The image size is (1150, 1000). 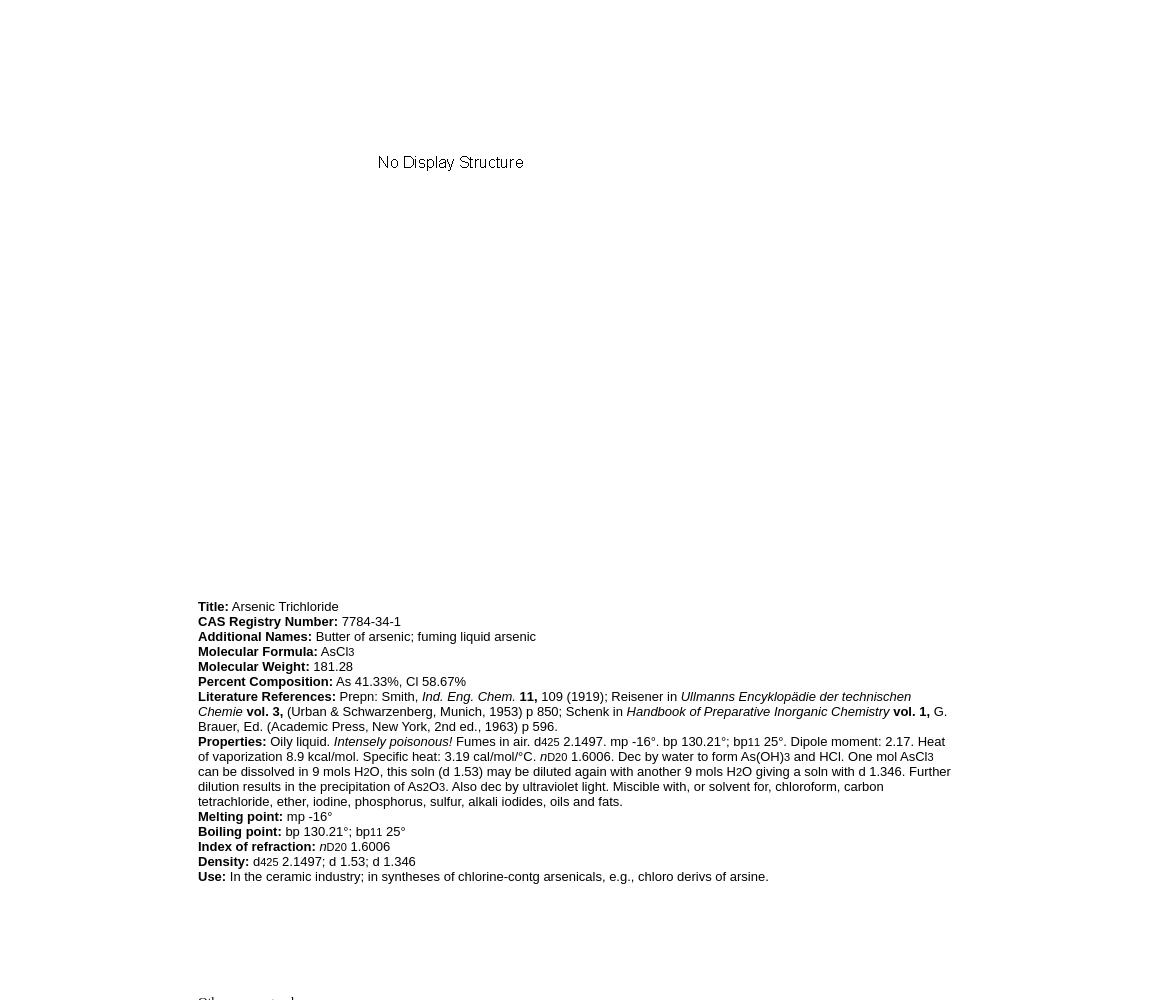 I want to click on 'Molecular Weight:', so click(x=197, y=666).